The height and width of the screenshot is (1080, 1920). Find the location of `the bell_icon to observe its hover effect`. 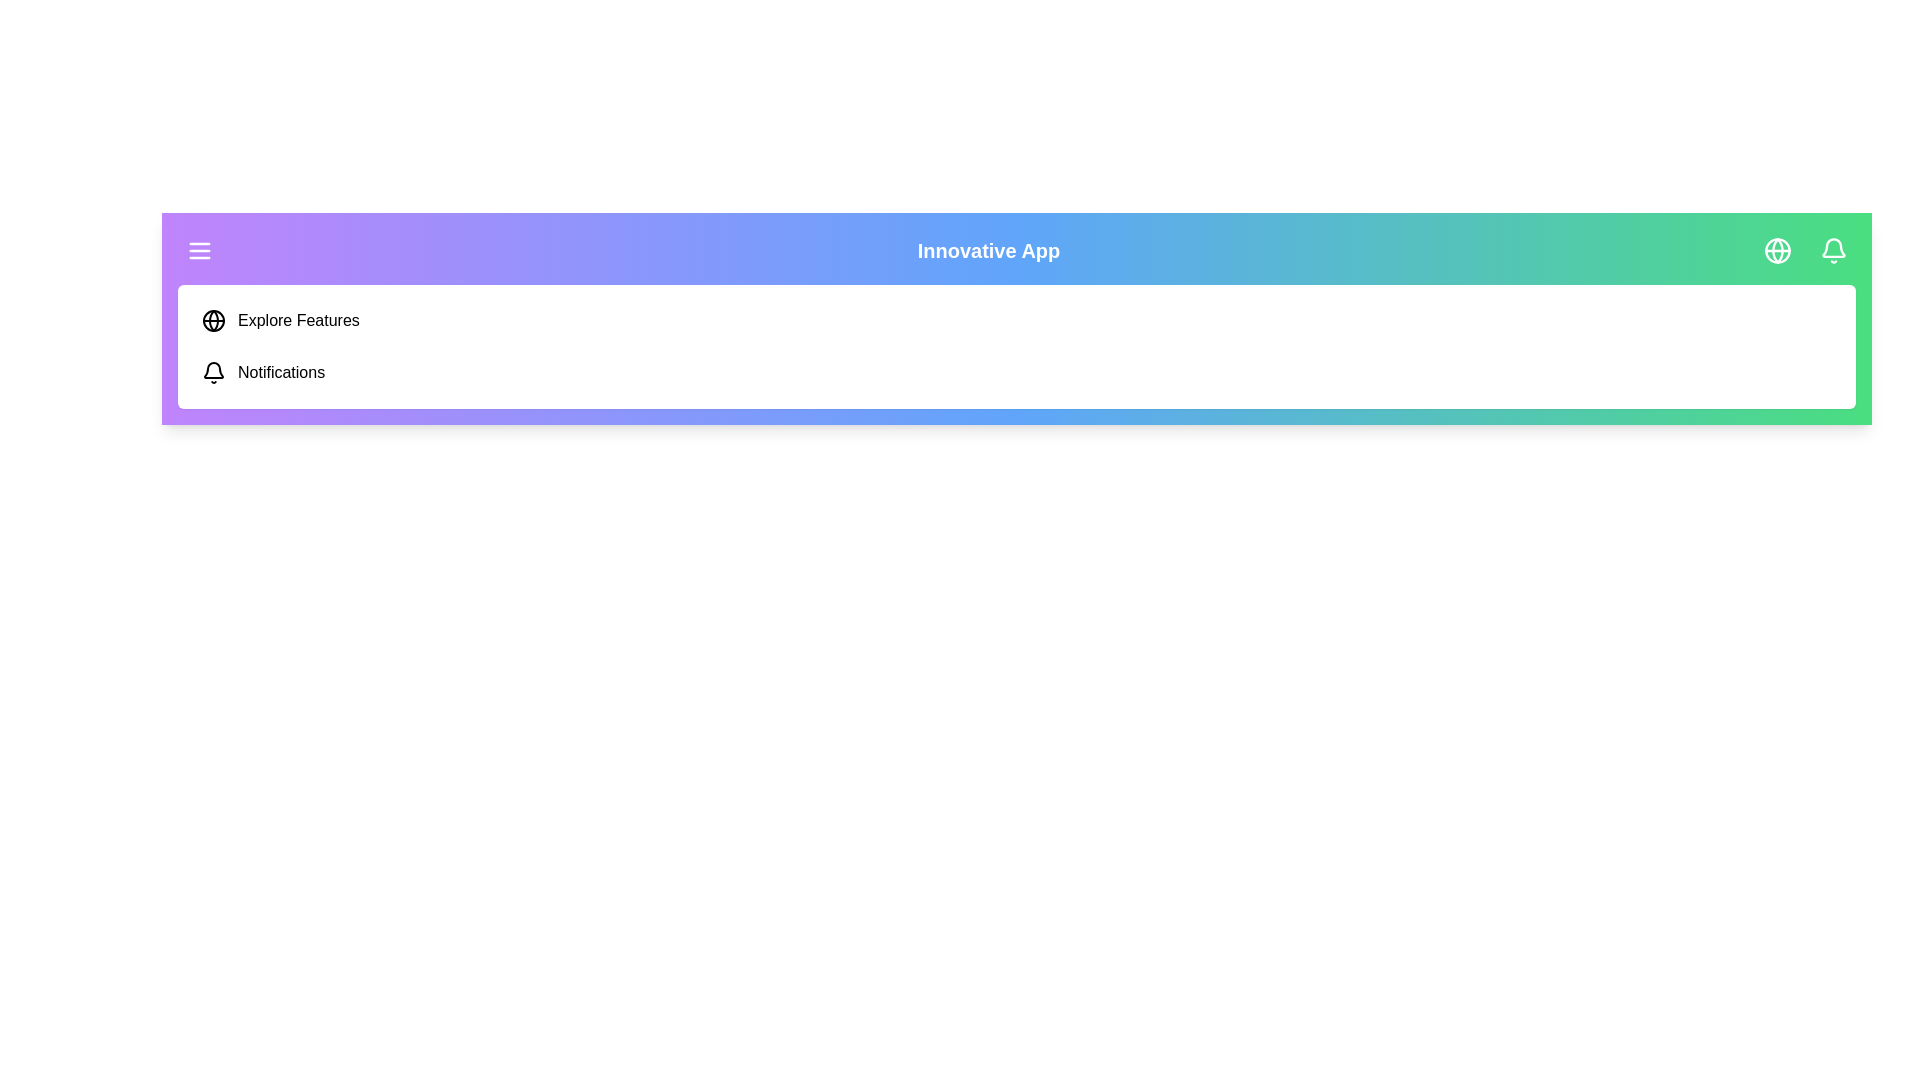

the bell_icon to observe its hover effect is located at coordinates (1833, 249).